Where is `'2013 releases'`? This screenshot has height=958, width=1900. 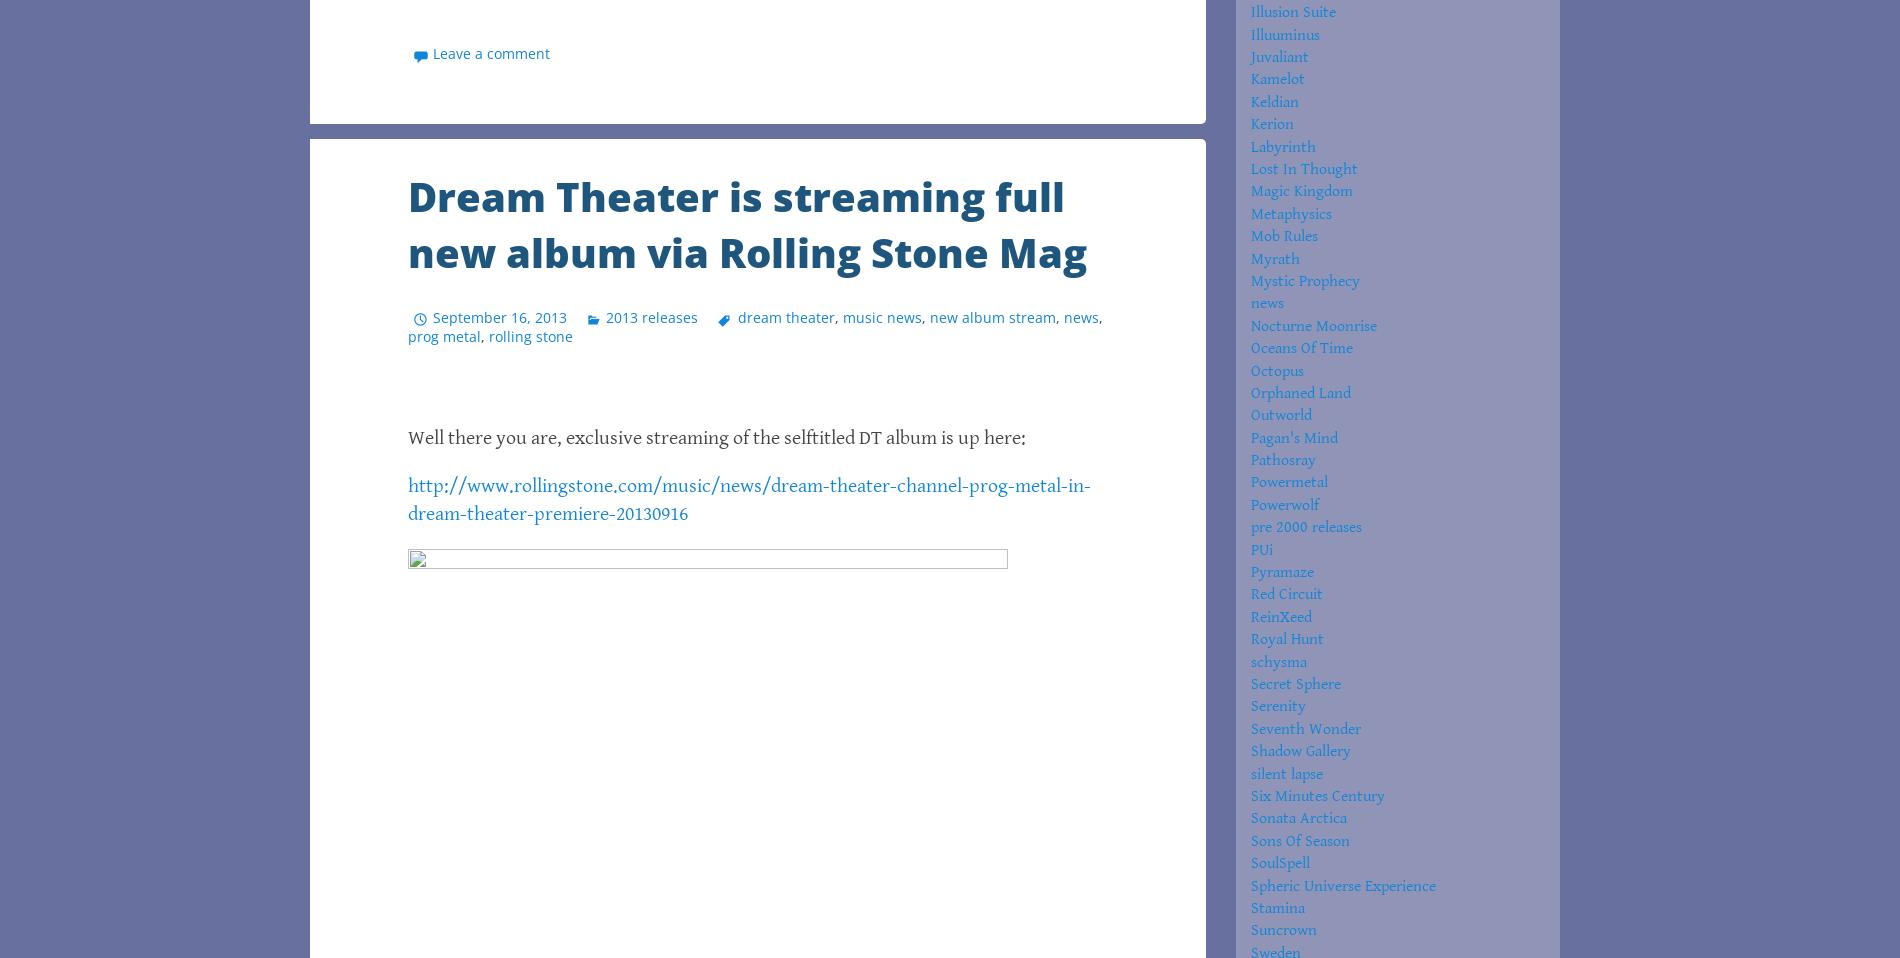
'2013 releases' is located at coordinates (652, 316).